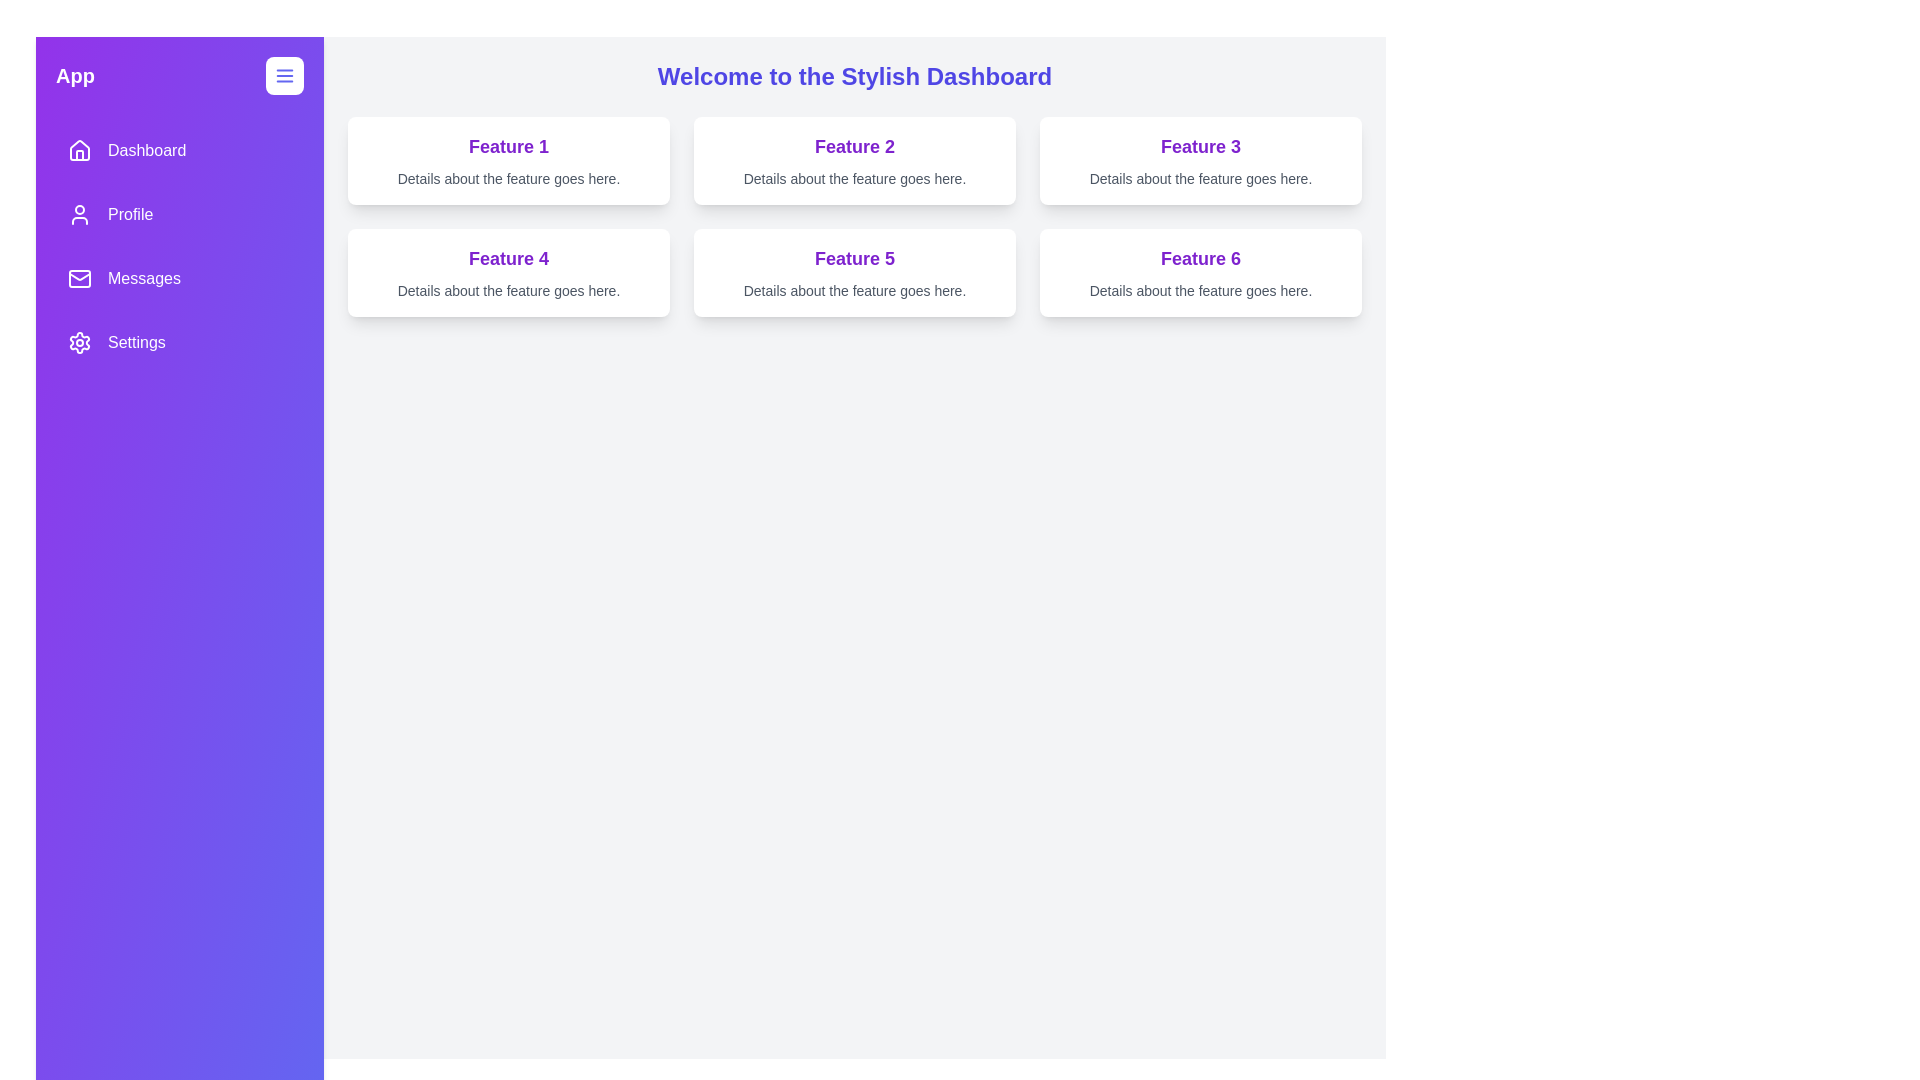 The height and width of the screenshot is (1080, 1920). Describe the element at coordinates (146, 149) in the screenshot. I see `the text label reading 'Dashboard', which is styled in white text on a purple background and positioned adjacent to a house icon in the sidebar menu` at that location.